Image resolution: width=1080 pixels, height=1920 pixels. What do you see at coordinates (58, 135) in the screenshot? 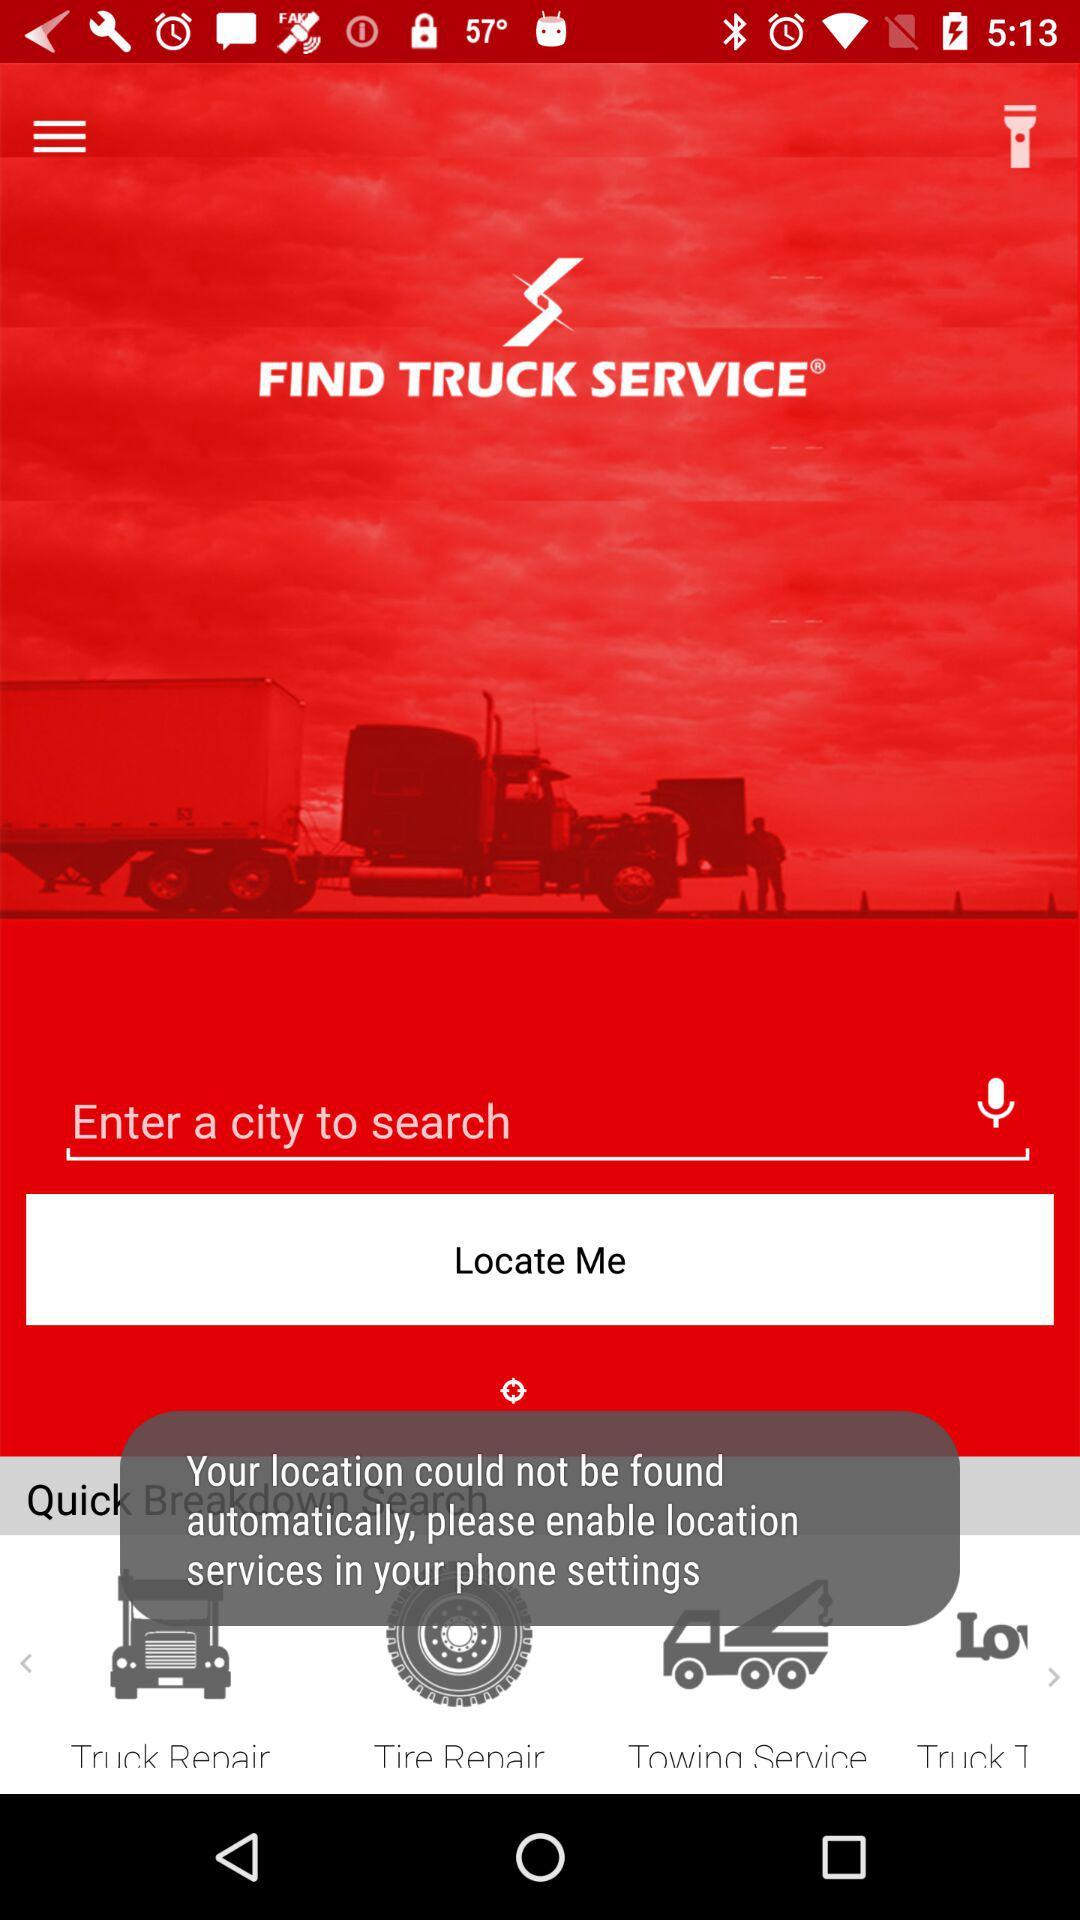
I see `the menu icon` at bounding box center [58, 135].